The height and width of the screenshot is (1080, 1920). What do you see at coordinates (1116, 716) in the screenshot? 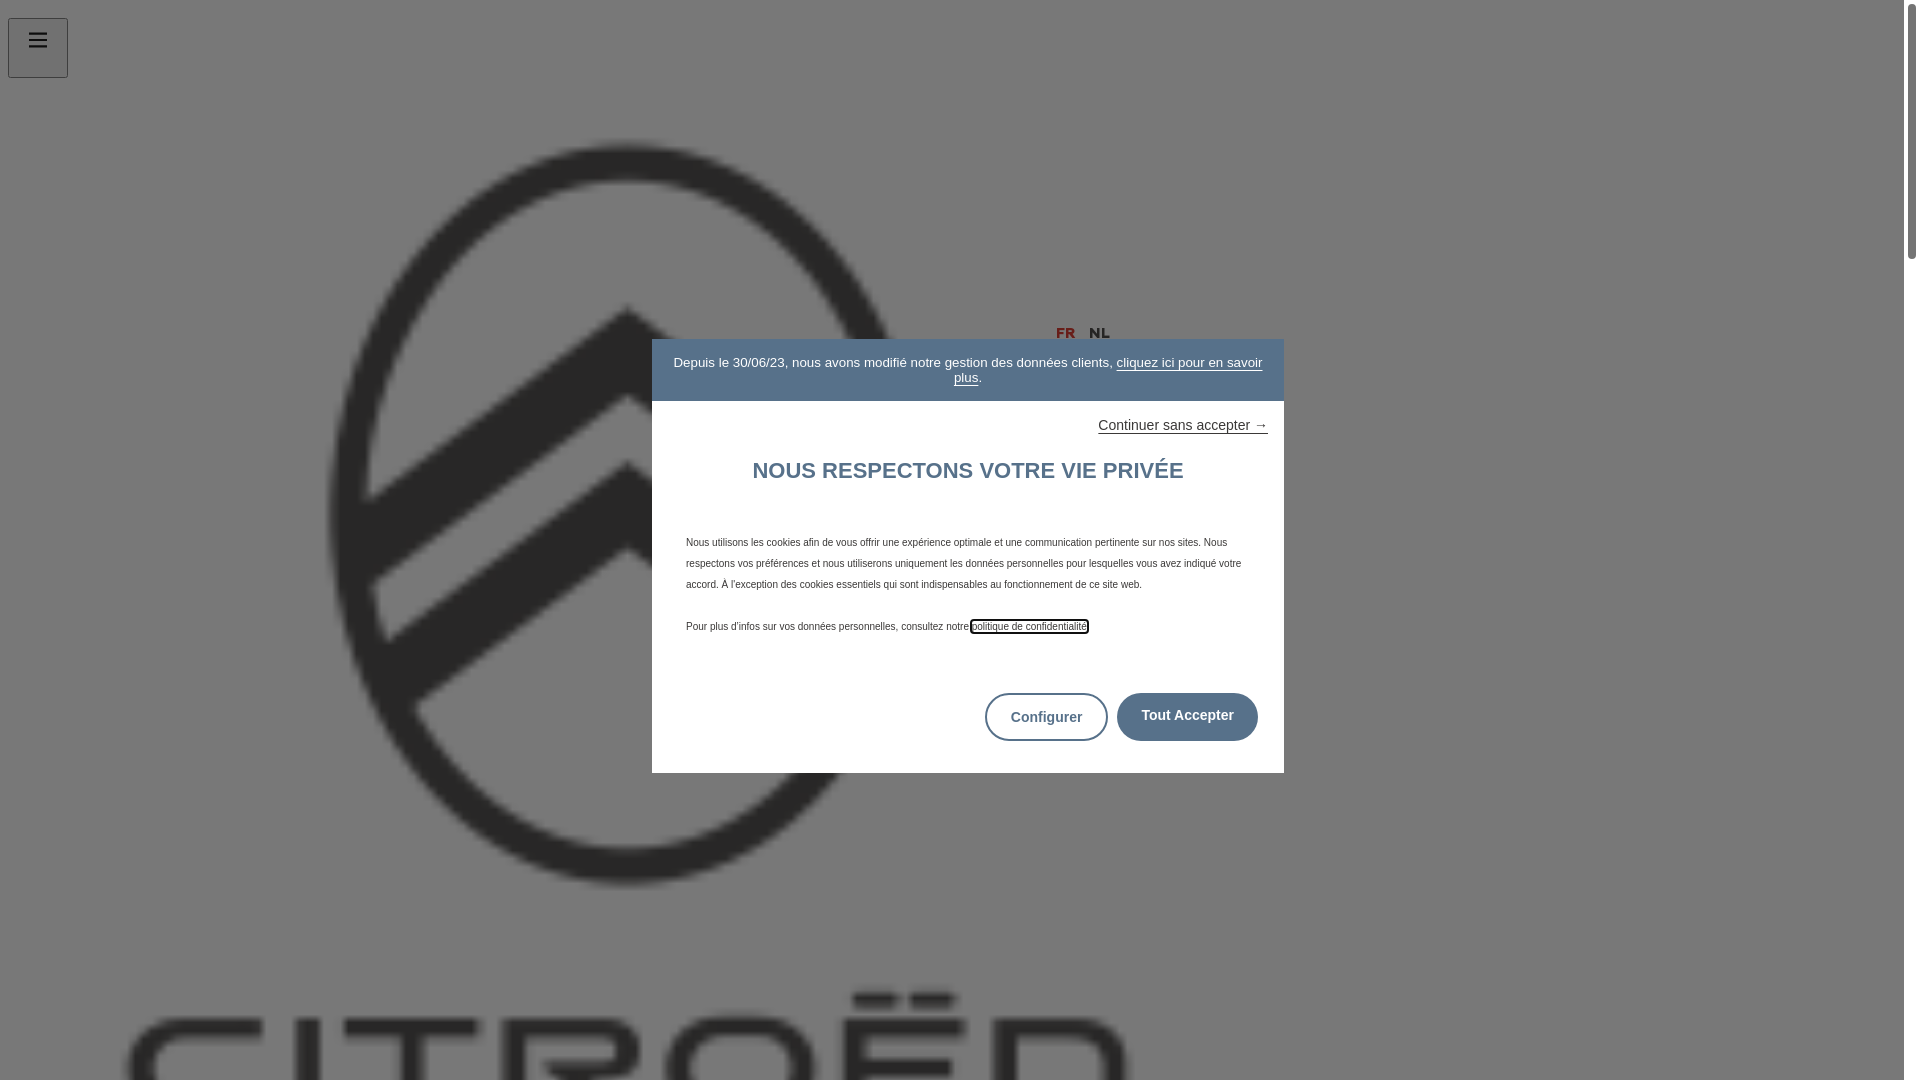
I see `'Tout Accepter'` at bounding box center [1116, 716].